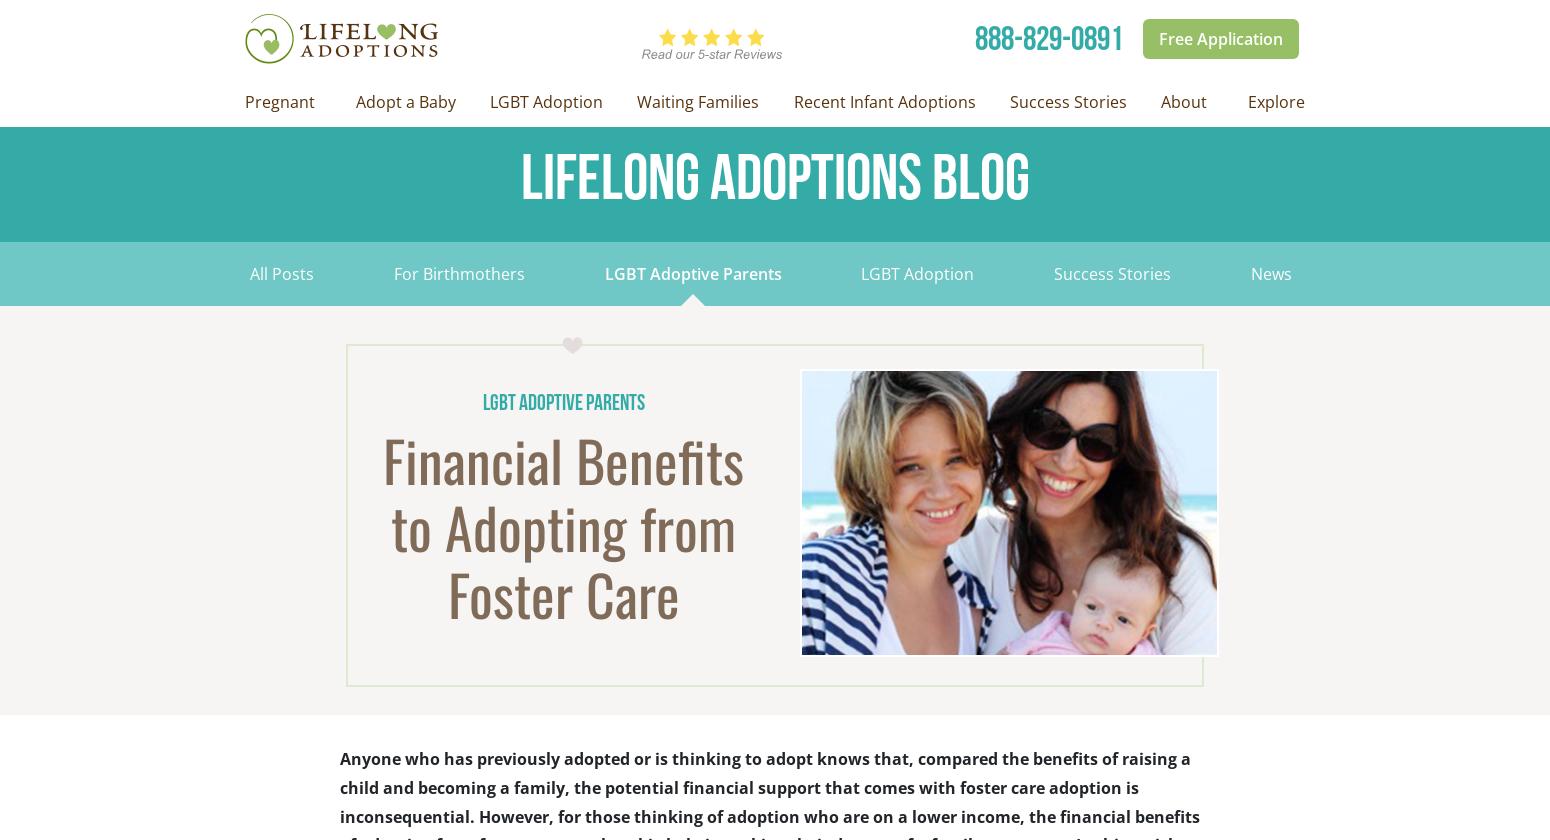 This screenshot has width=1550, height=840. I want to click on '888-829-0891', so click(1049, 38).